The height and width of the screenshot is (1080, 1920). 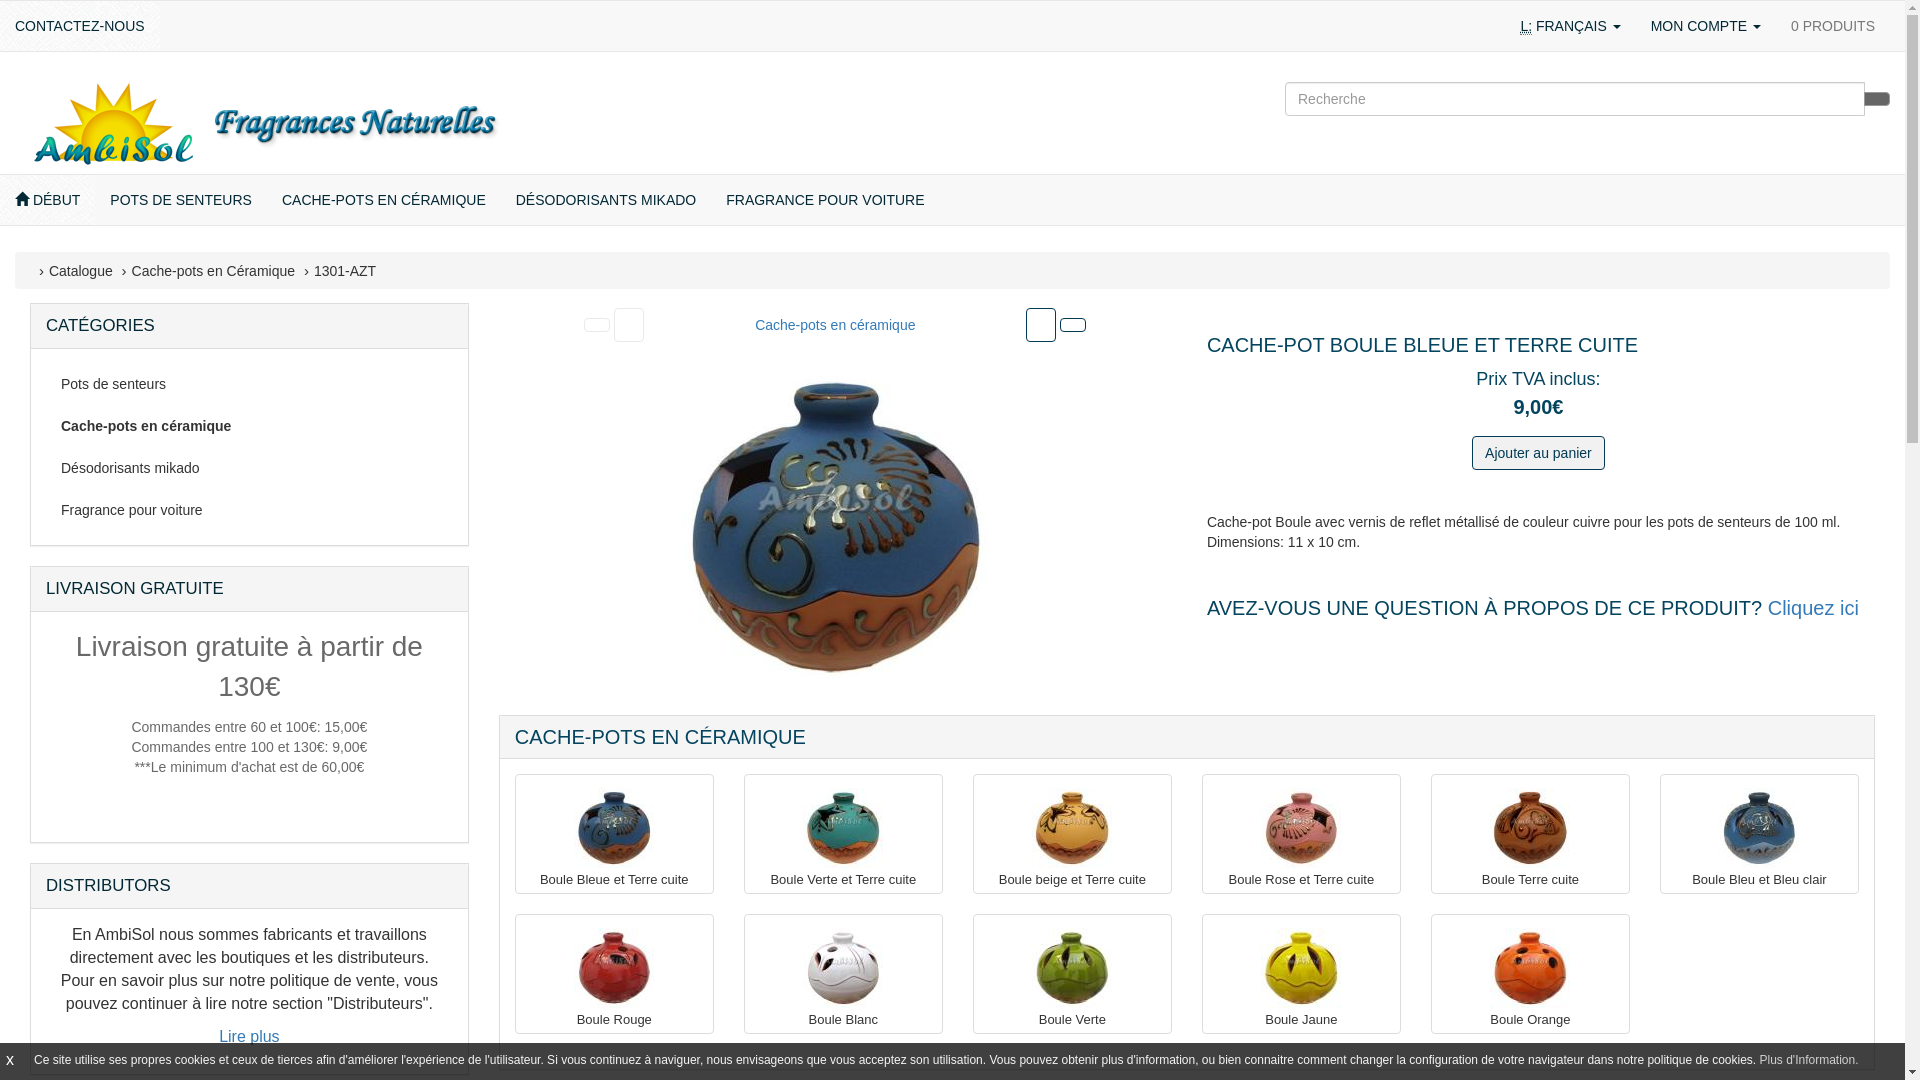 I want to click on 'Pots de senteurs', so click(x=248, y=384).